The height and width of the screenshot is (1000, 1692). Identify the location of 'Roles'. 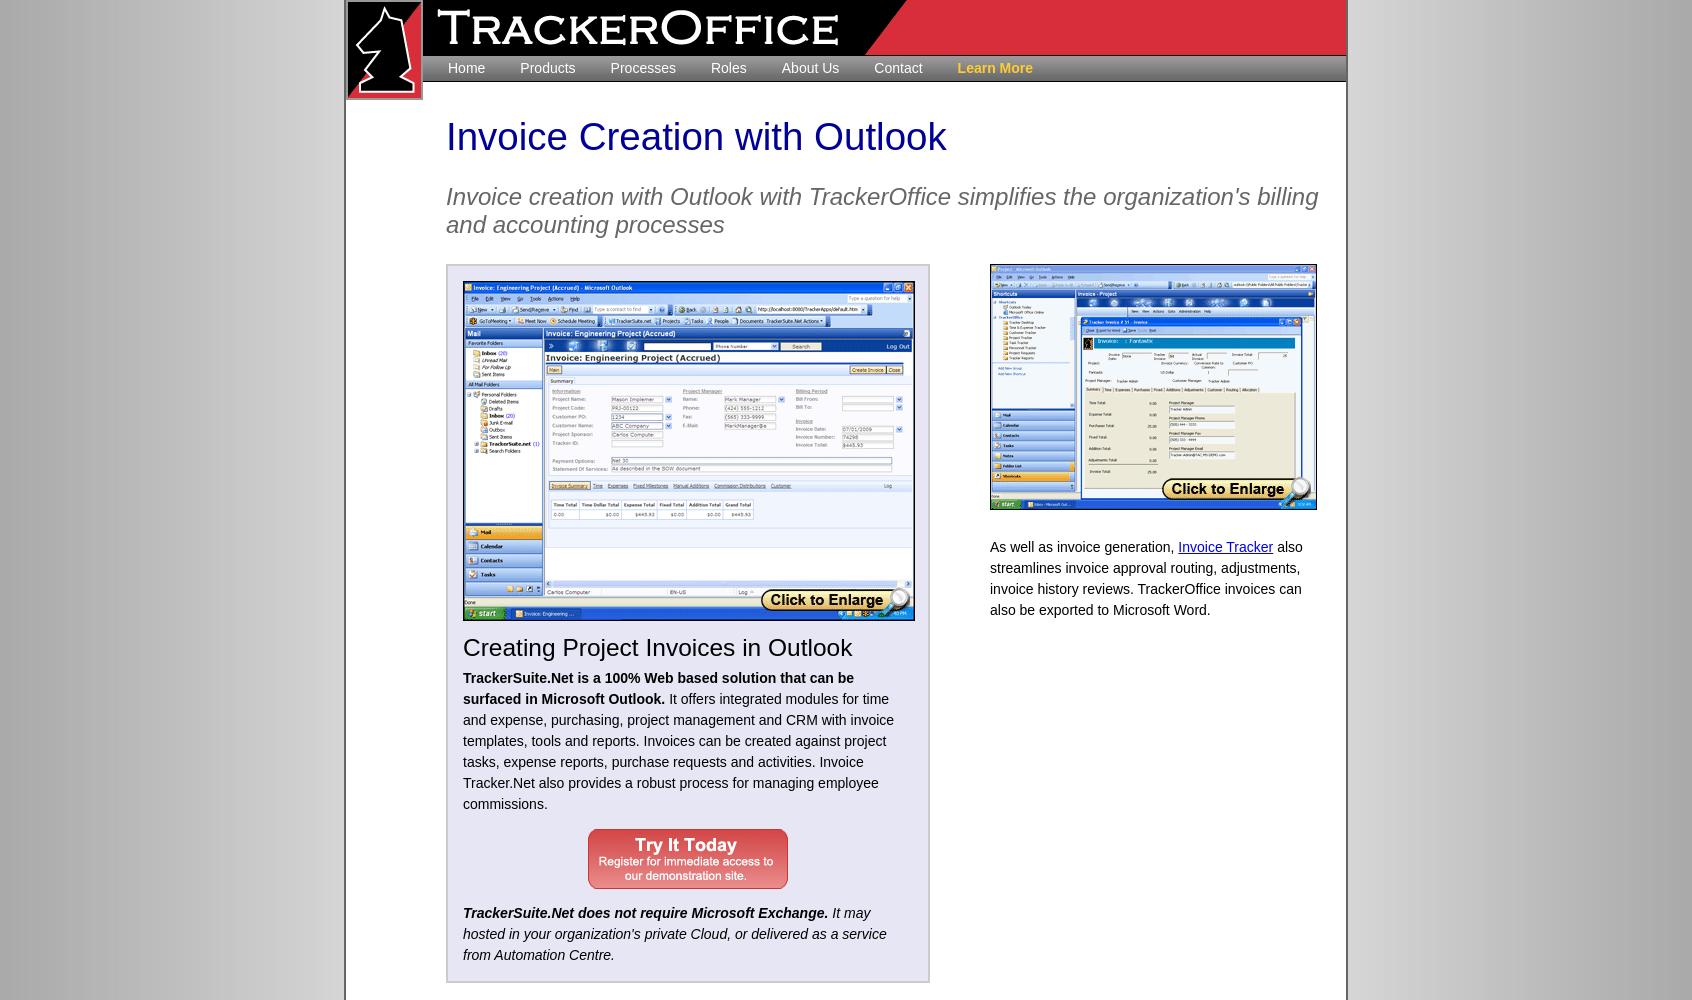
(708, 67).